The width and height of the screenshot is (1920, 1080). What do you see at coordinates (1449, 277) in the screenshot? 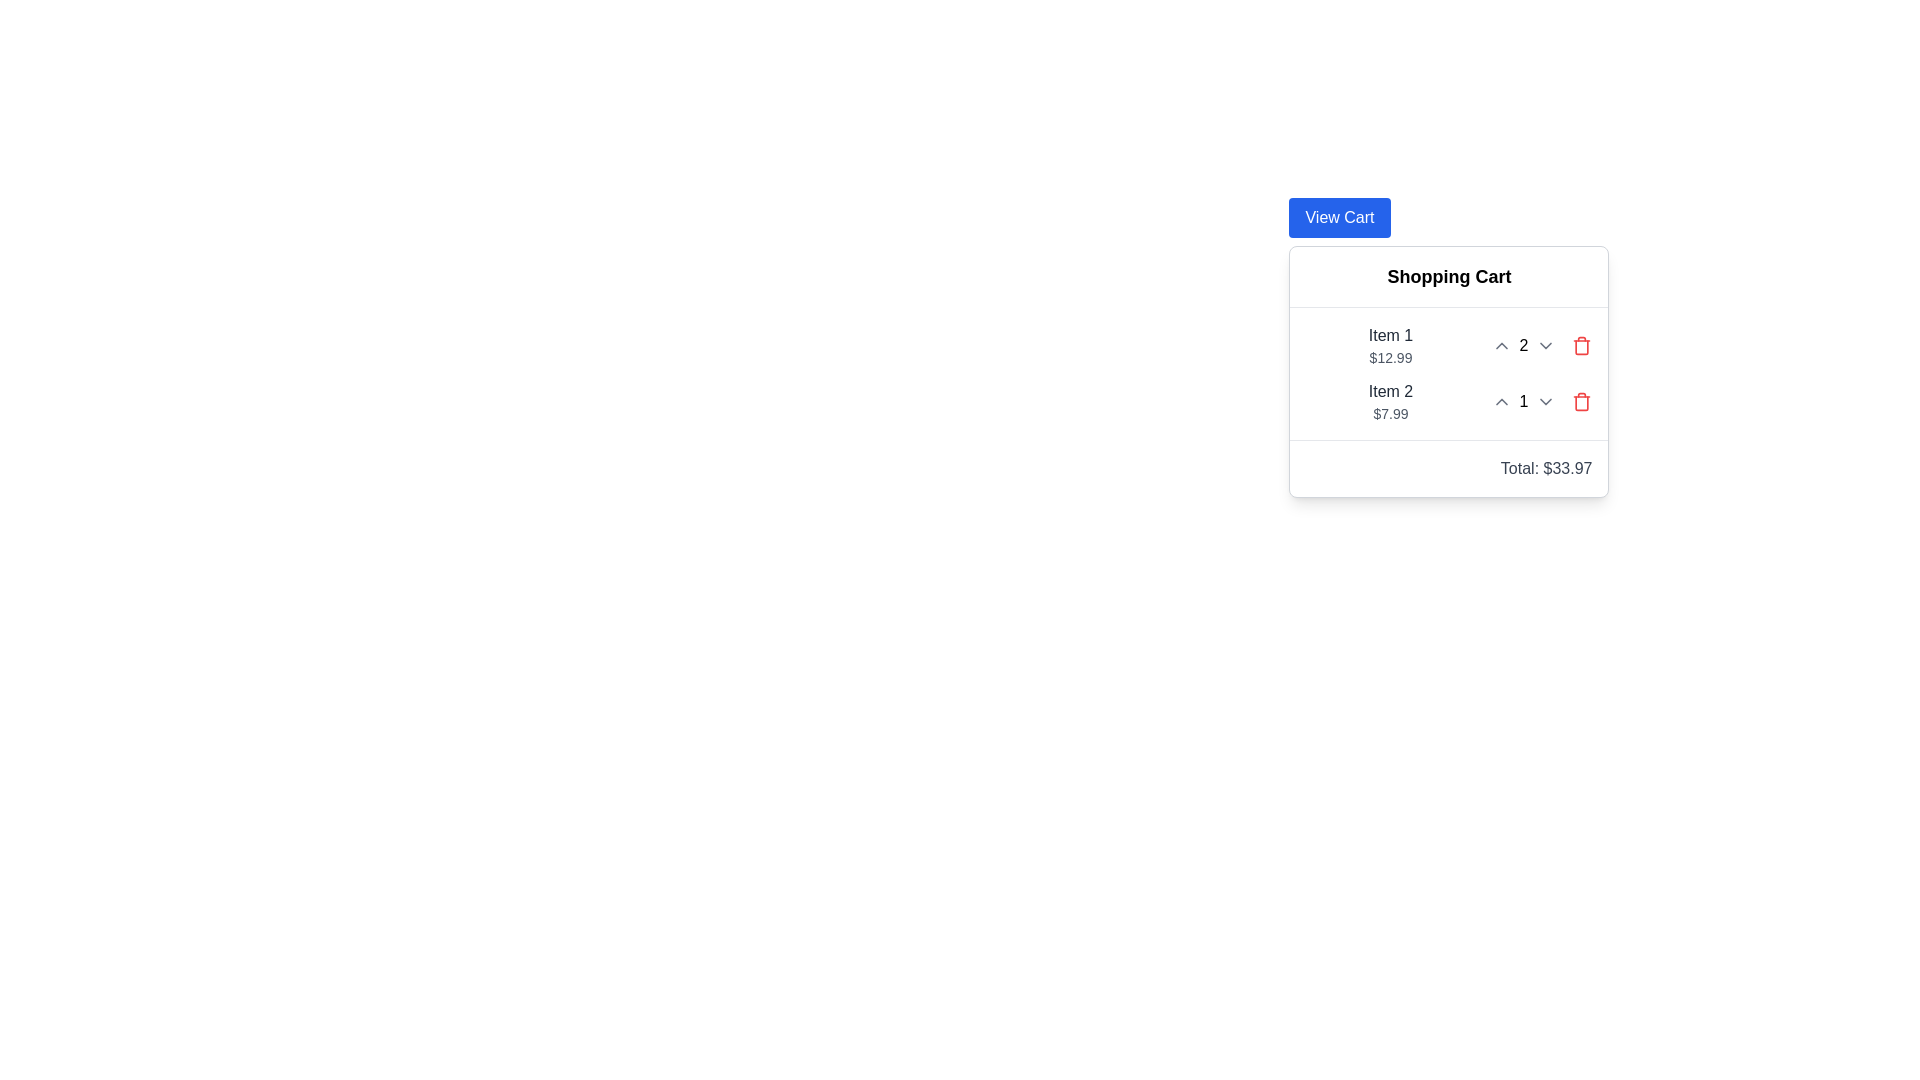
I see `the title text label of the shopping cart drop-down interface, which is located below the 'View Cart' button and above the list of items in the cart` at bounding box center [1449, 277].